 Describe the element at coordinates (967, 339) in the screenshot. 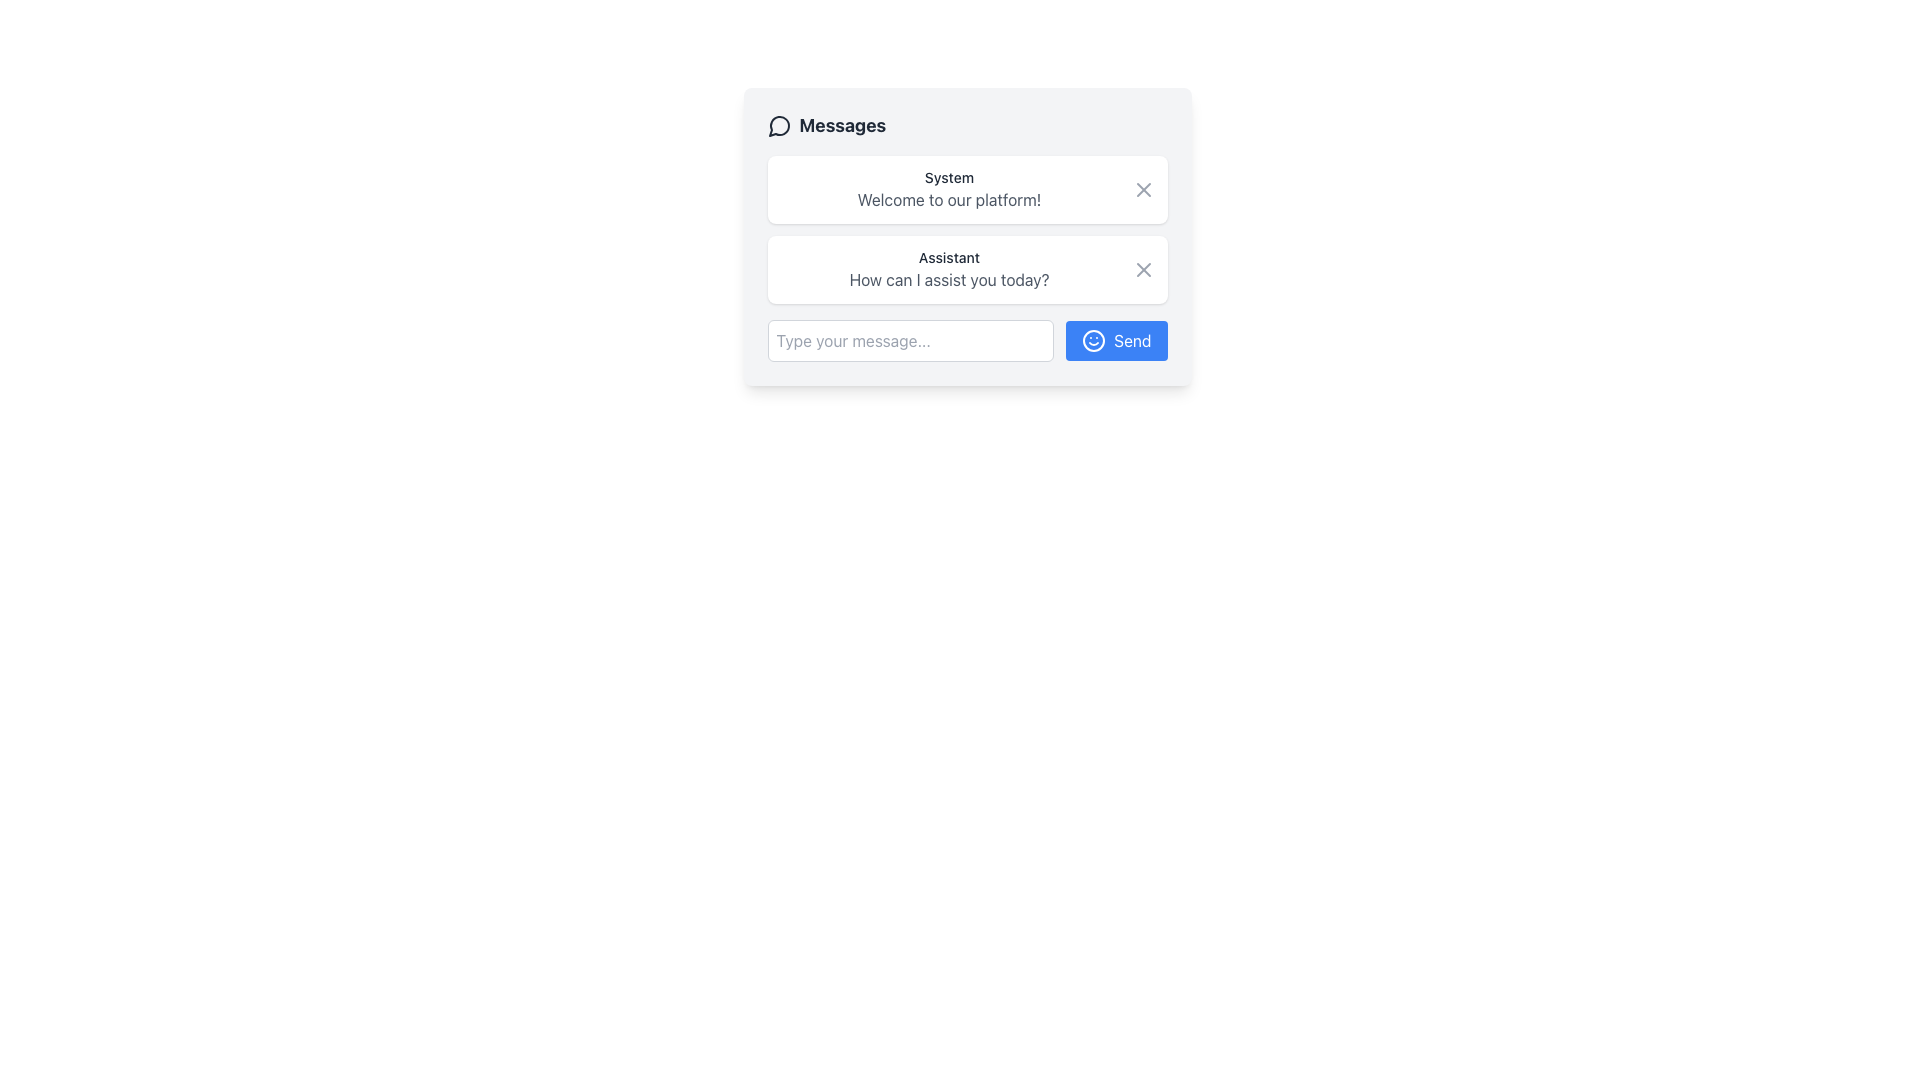

I see `the Message Input Bar located at the bottom of the chat panel to type a message` at that location.